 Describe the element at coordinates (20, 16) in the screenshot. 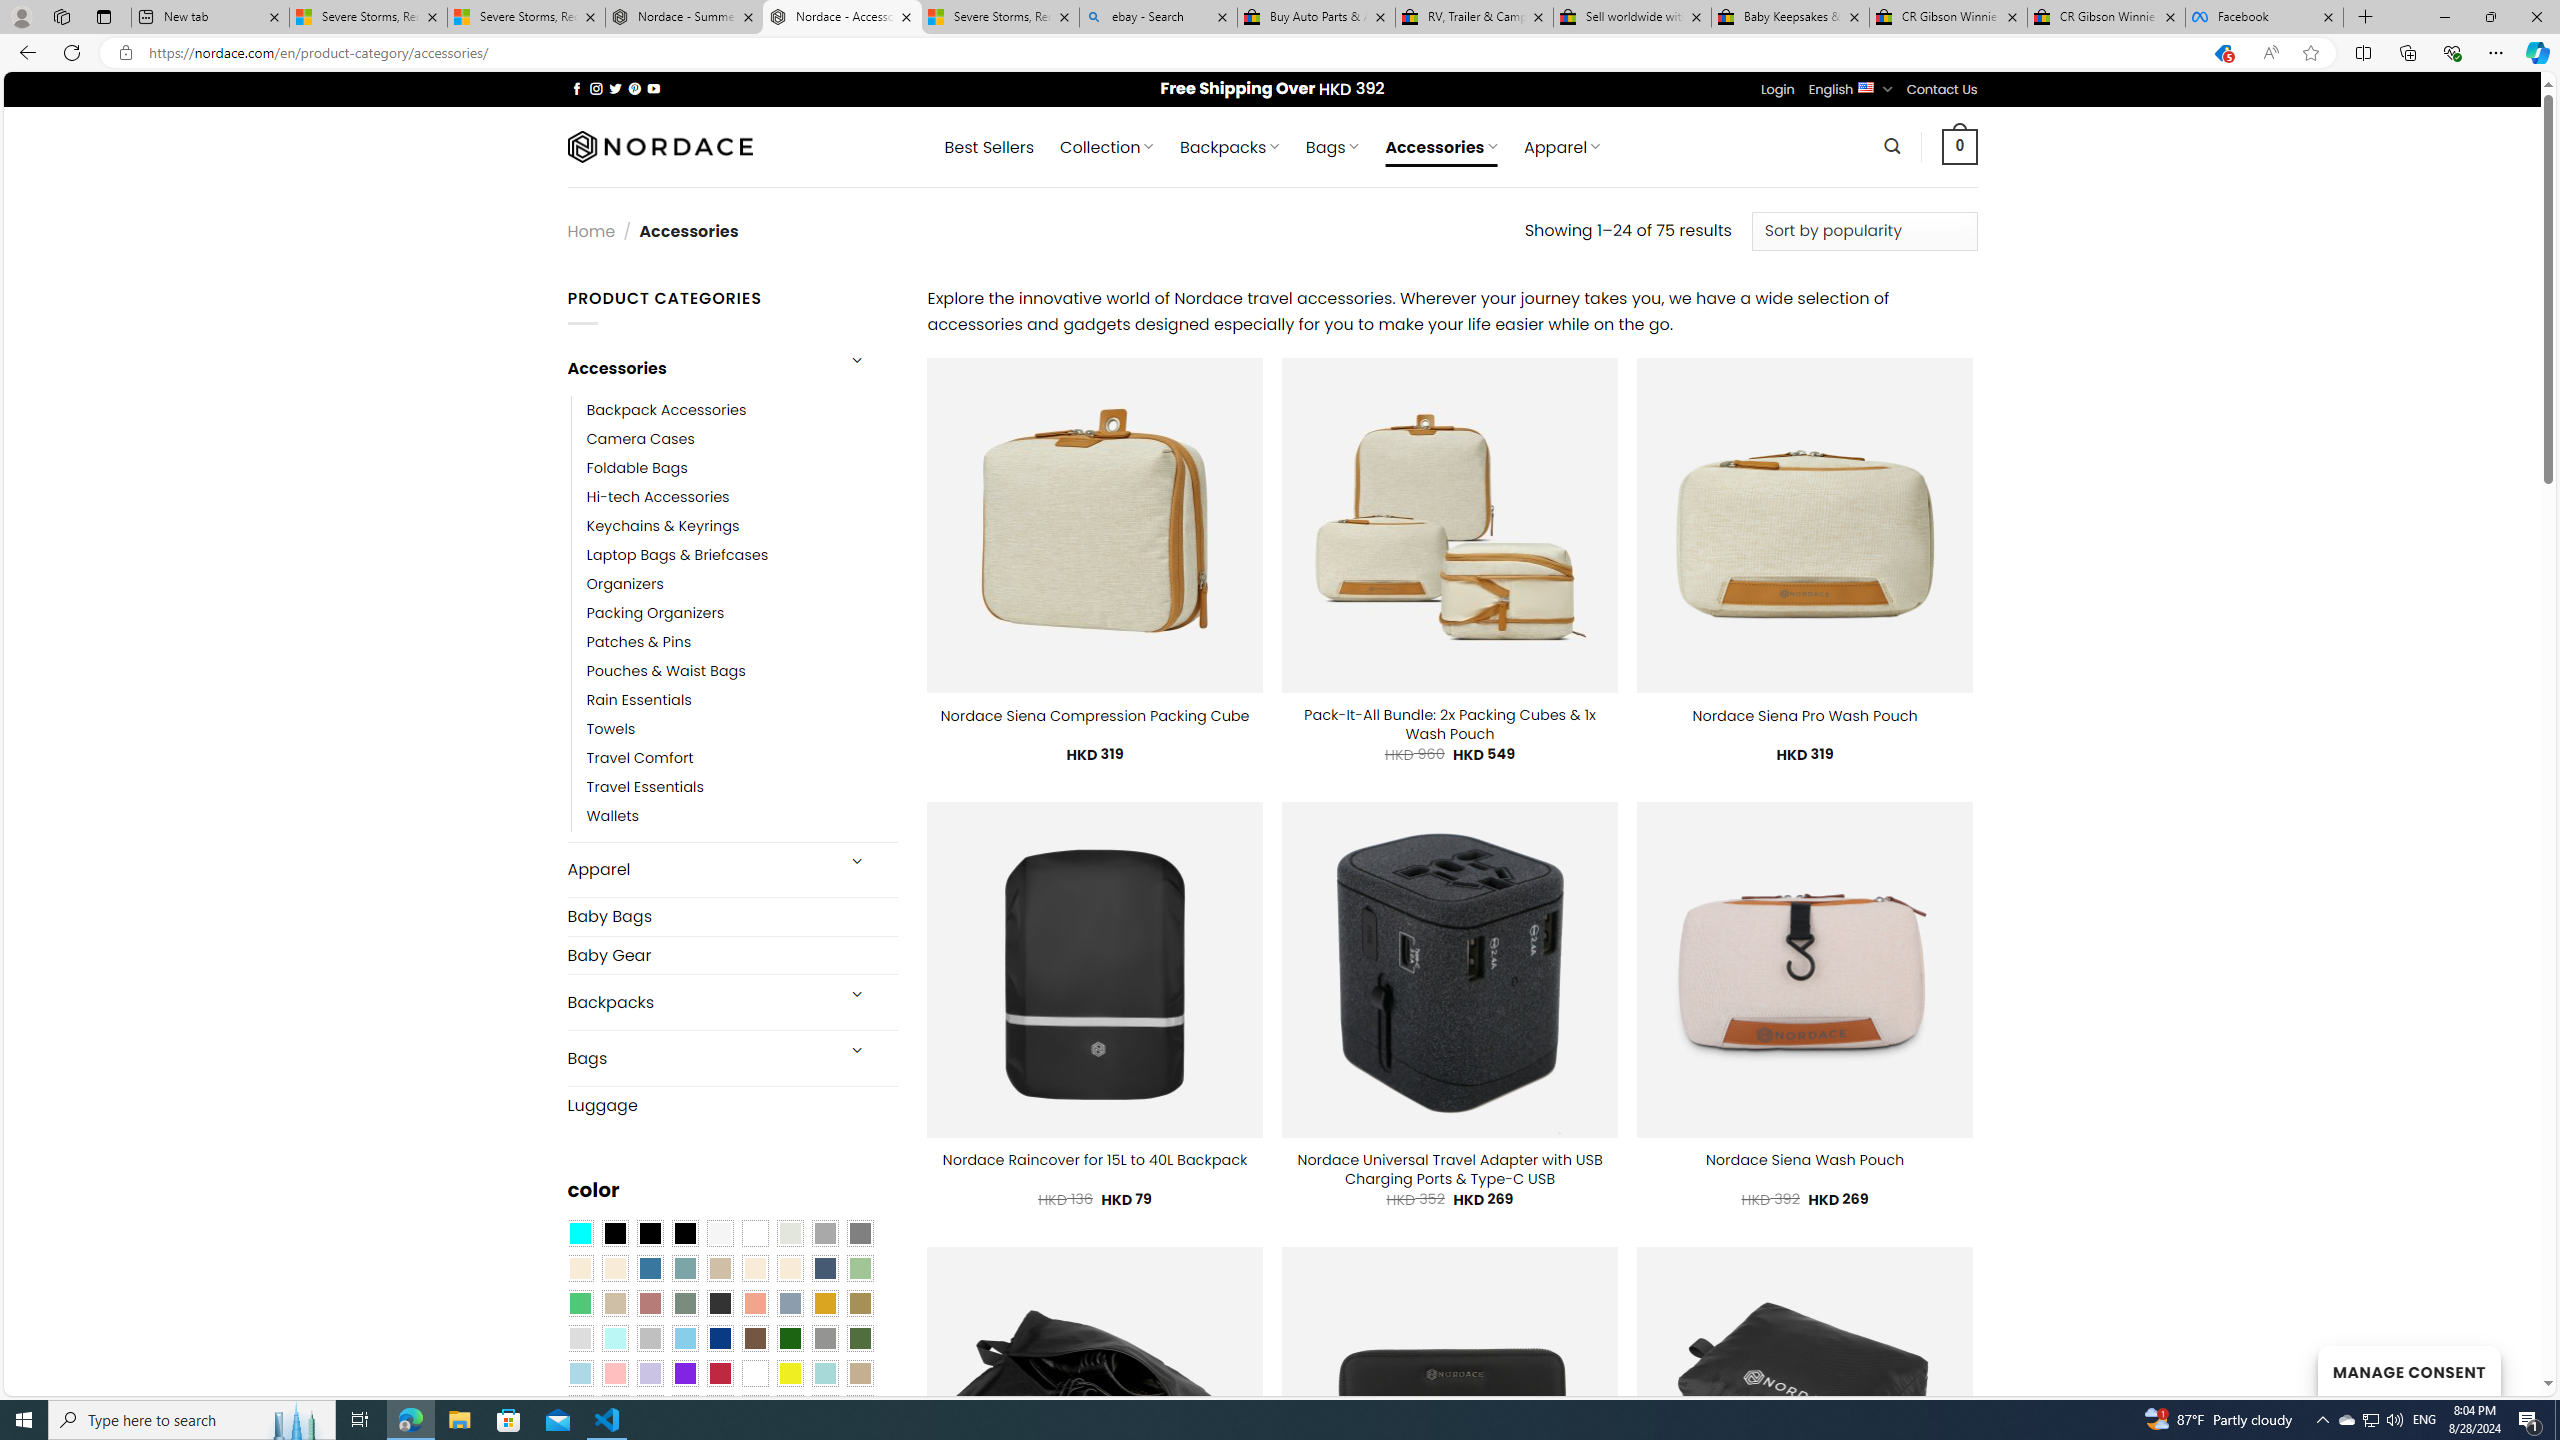

I see `'Personal Profile'` at that location.